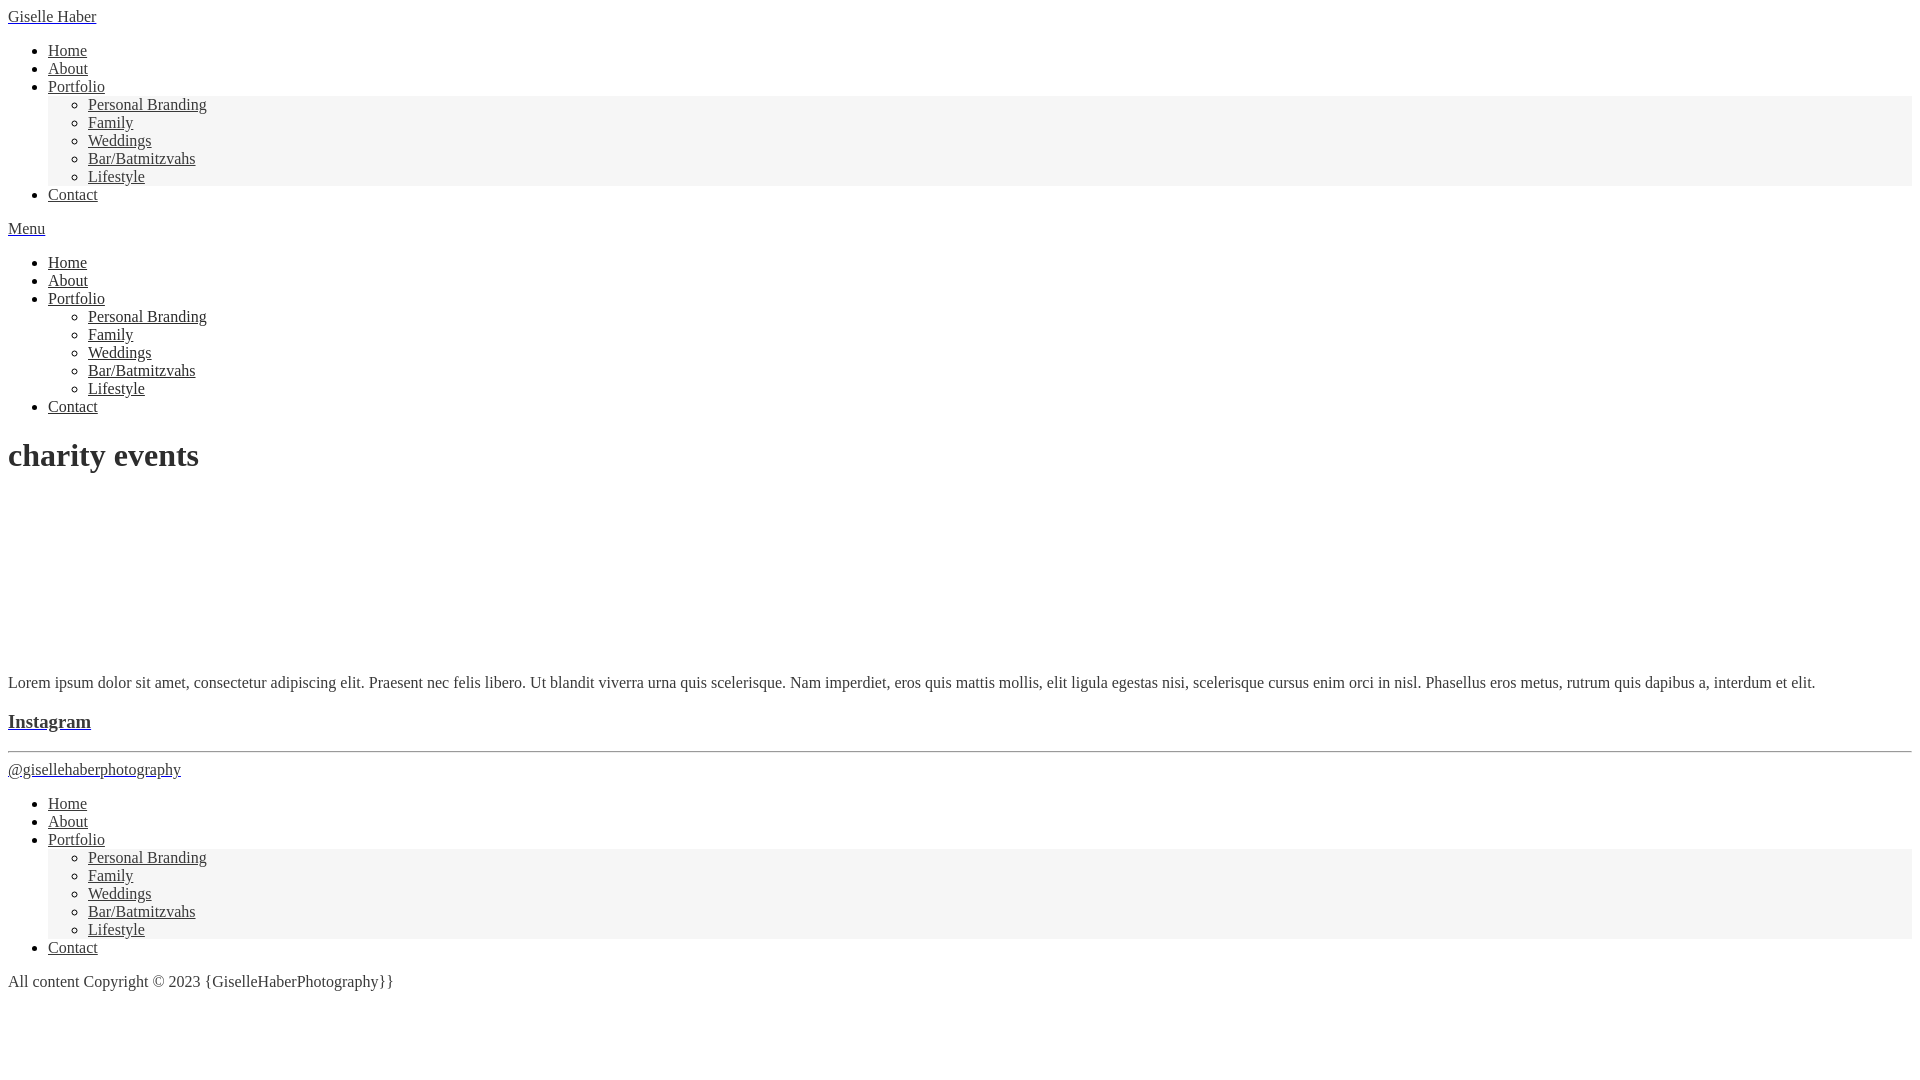  I want to click on 'Instagram, so click(8, 745).